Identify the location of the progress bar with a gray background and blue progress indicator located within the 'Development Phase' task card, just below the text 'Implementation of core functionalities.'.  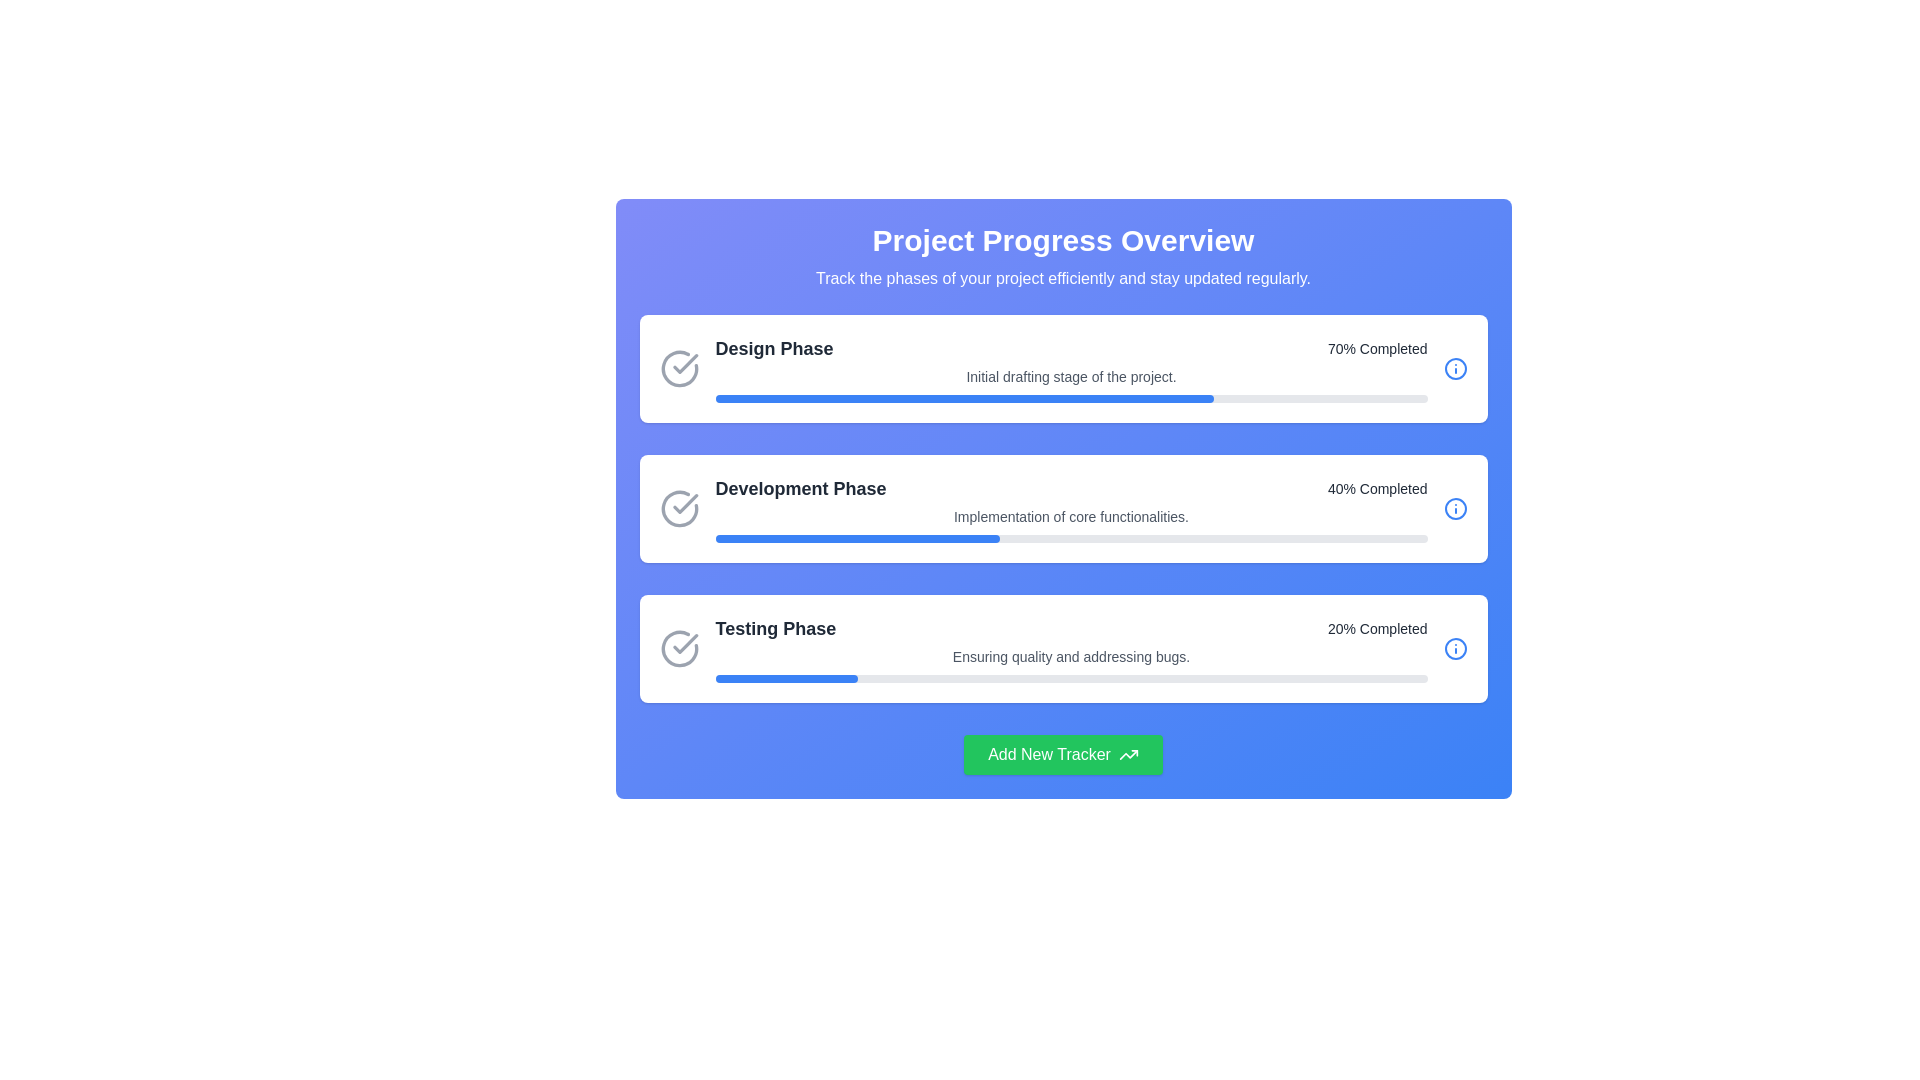
(1070, 538).